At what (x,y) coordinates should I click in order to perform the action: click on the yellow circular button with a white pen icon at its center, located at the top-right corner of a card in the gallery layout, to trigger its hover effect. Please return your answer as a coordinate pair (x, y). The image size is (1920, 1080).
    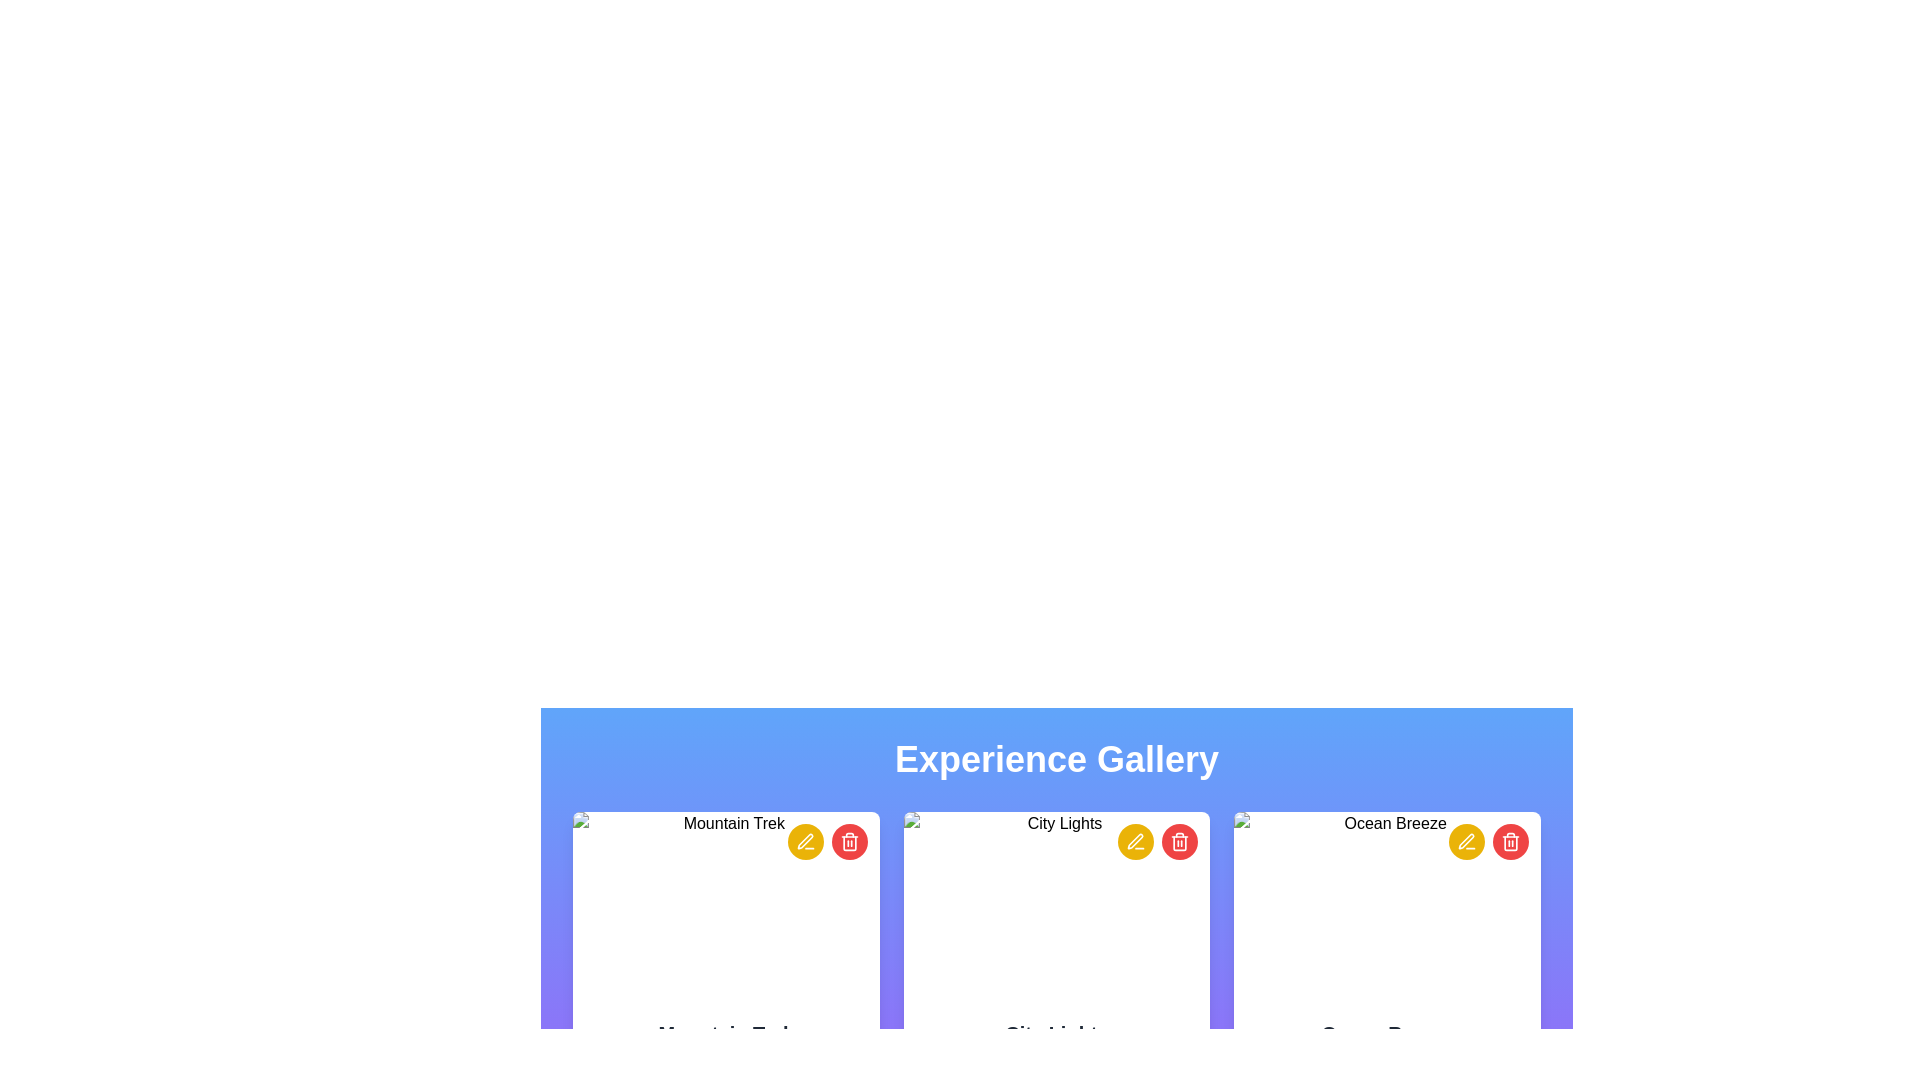
    Looking at the image, I should click on (1136, 841).